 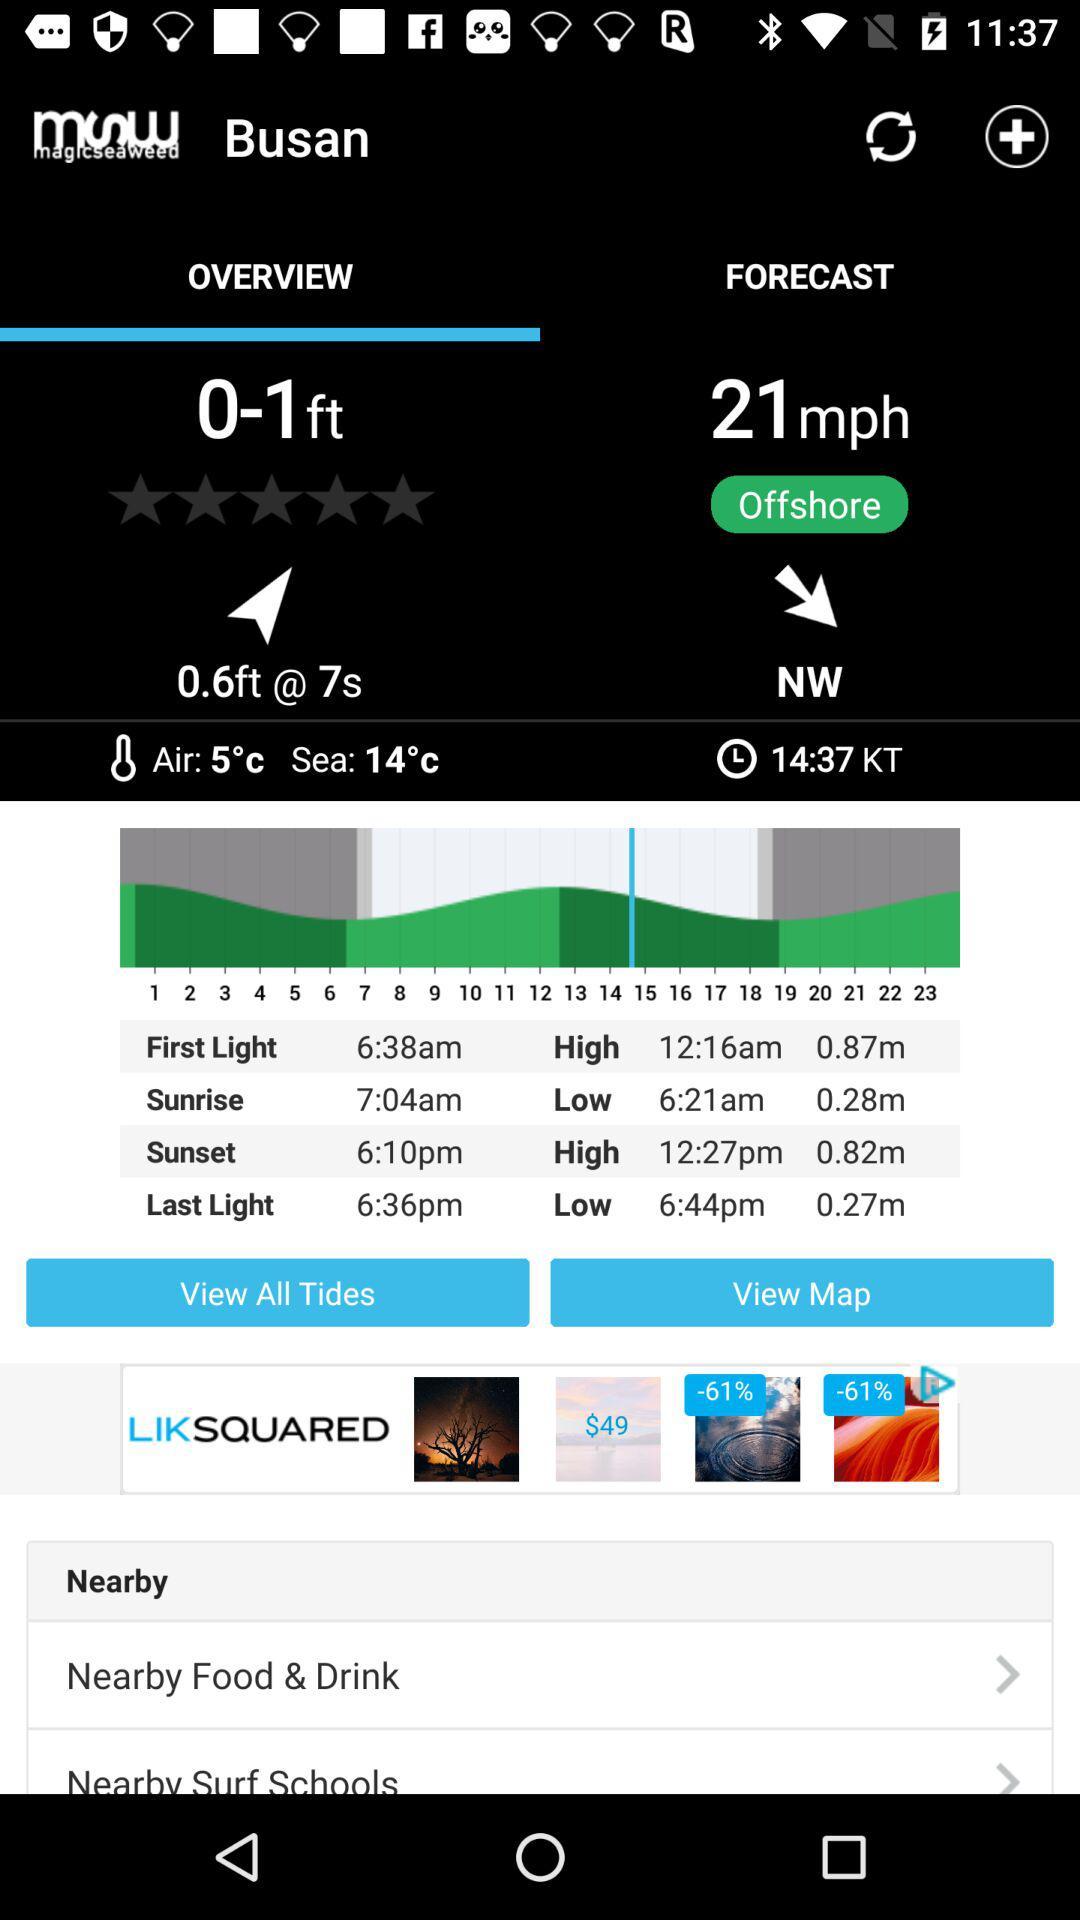 I want to click on the item above the overview icon, so click(x=106, y=135).